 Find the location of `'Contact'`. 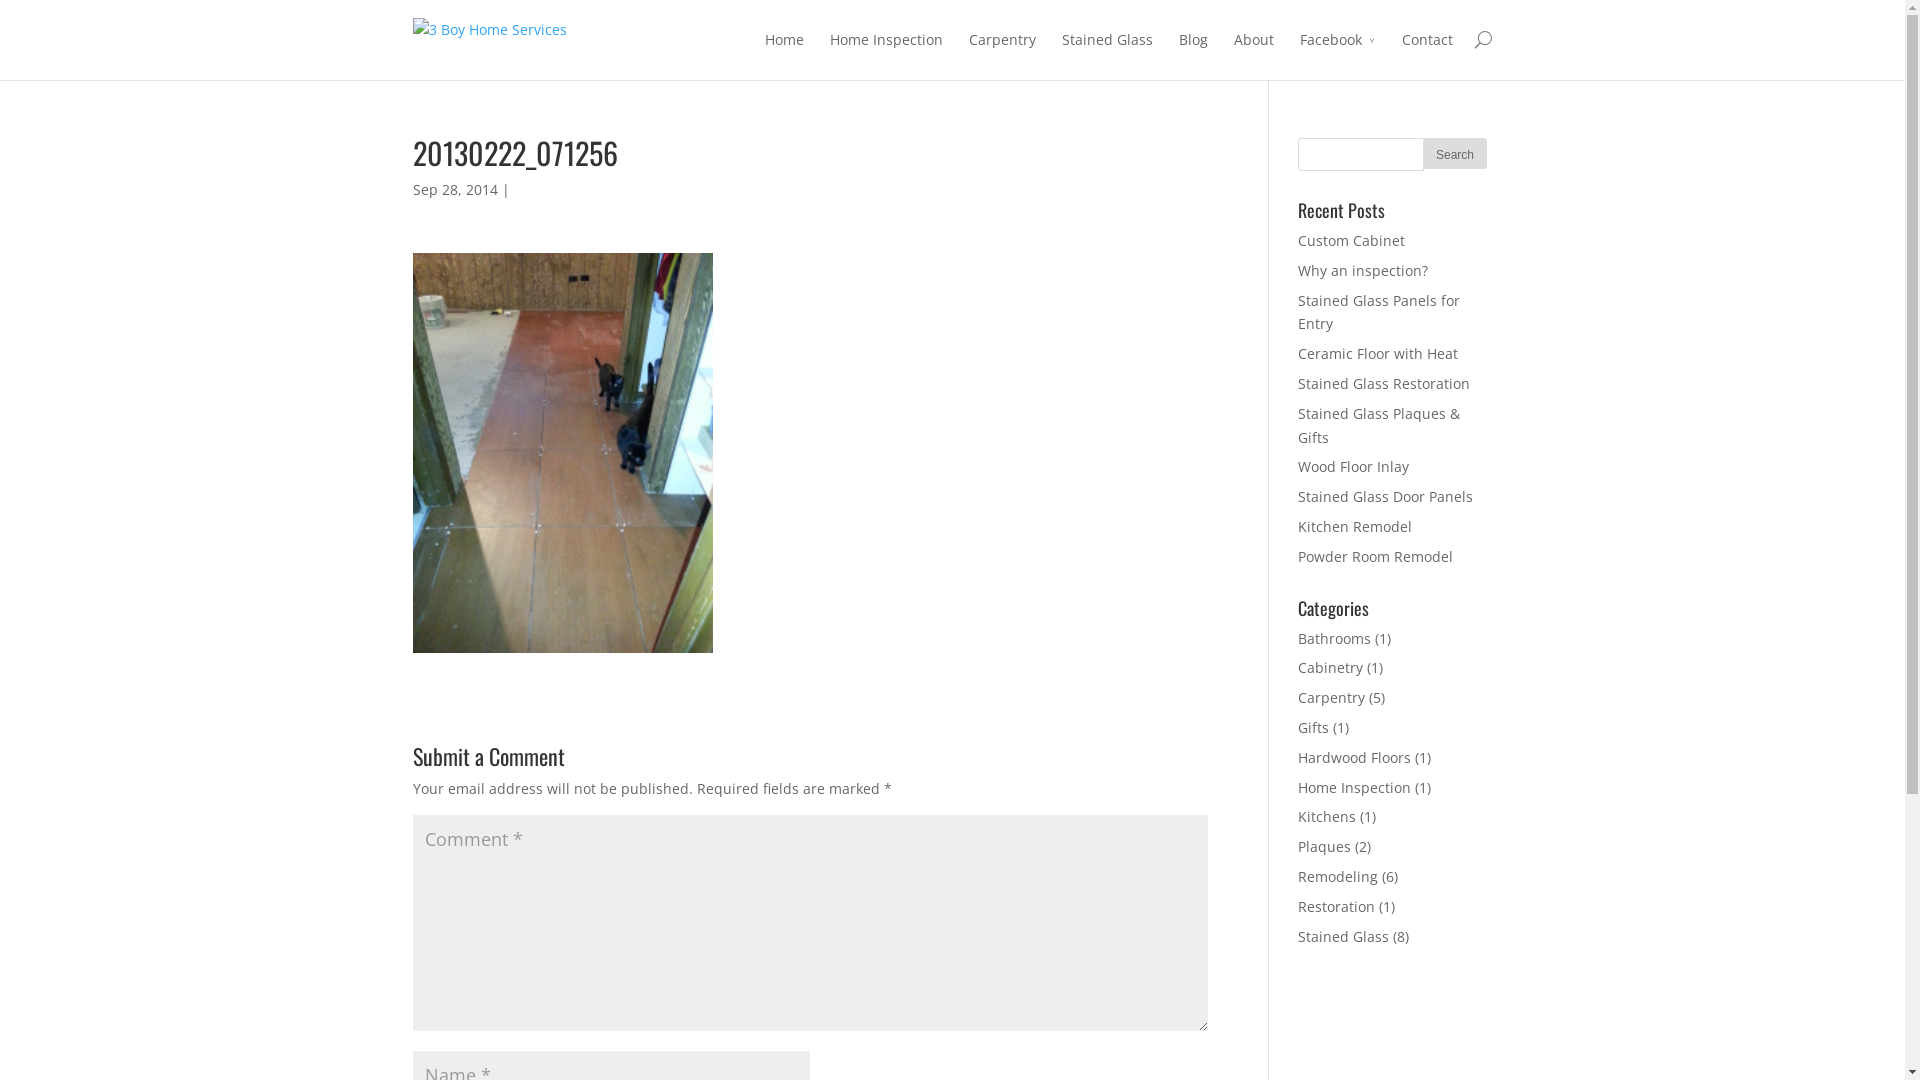

'Contact' is located at coordinates (1400, 53).